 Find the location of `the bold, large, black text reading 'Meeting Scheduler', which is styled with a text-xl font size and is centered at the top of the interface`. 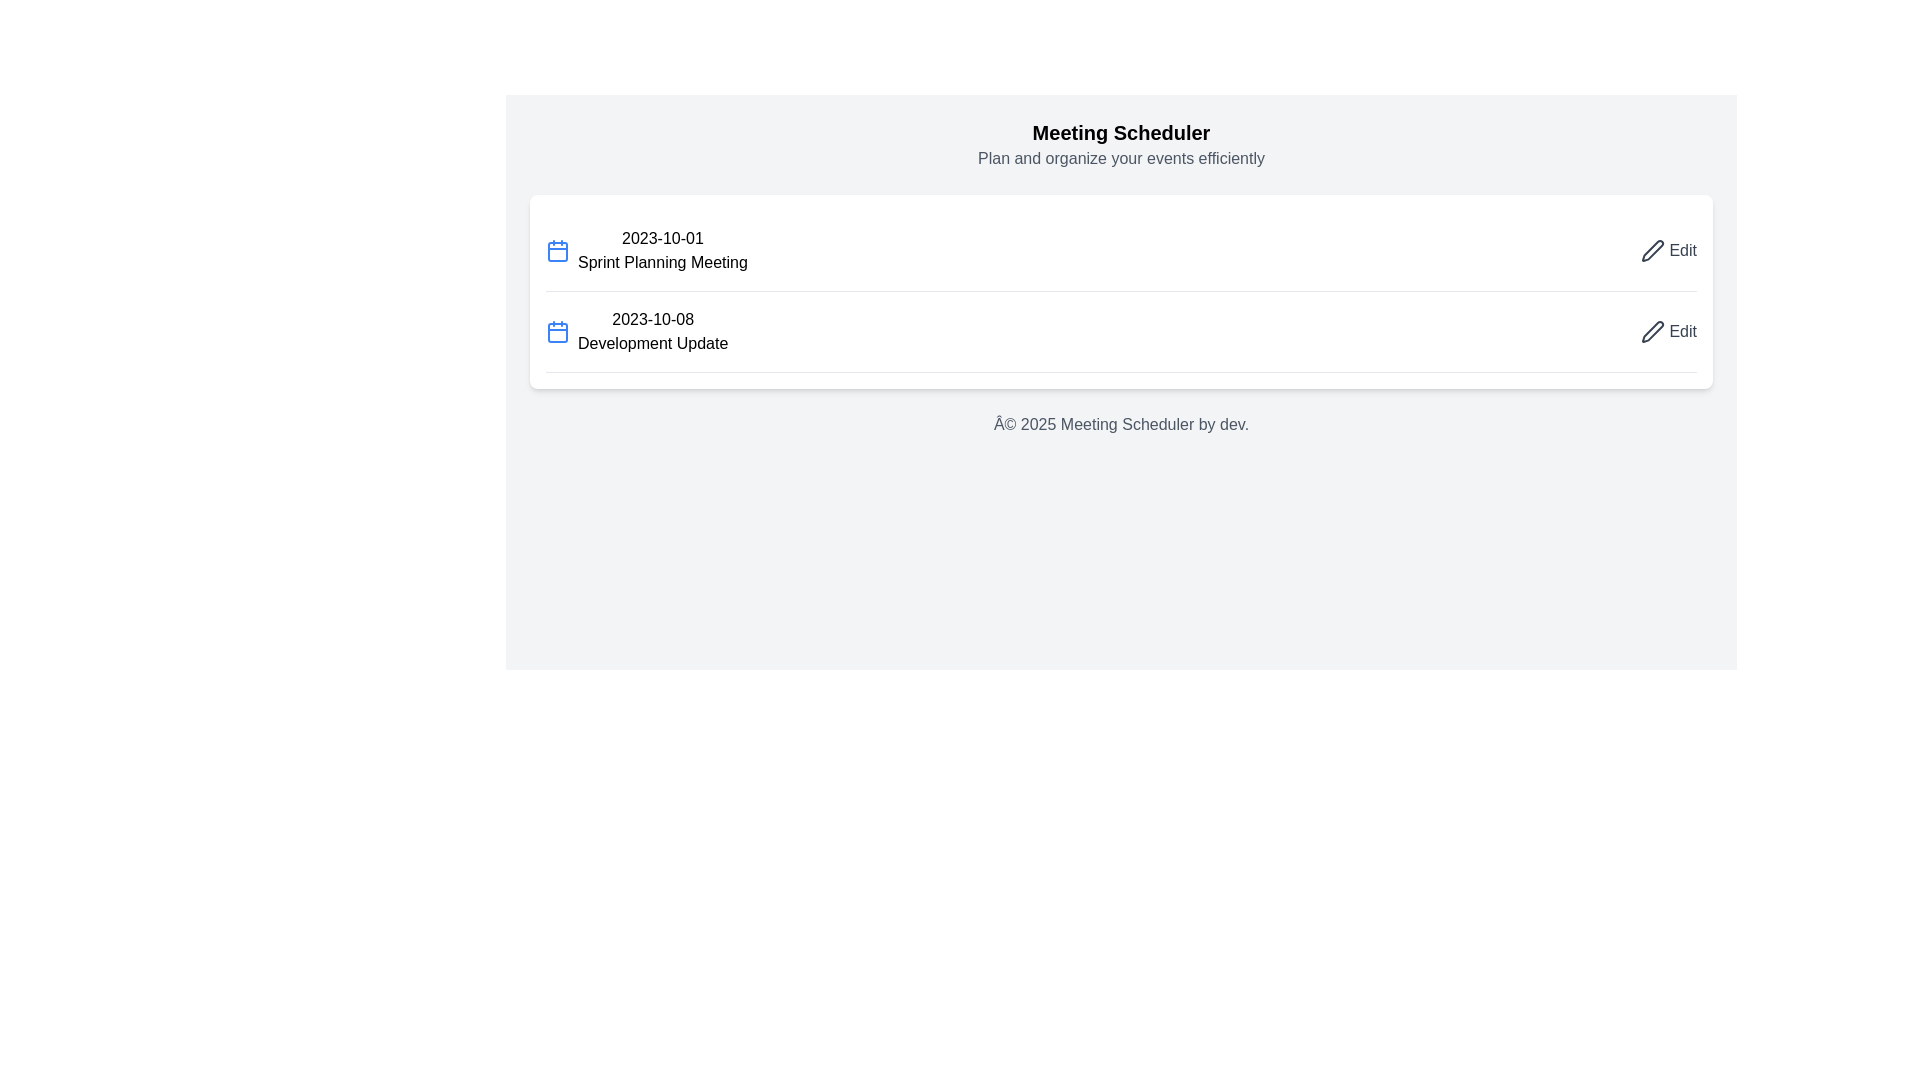

the bold, large, black text reading 'Meeting Scheduler', which is styled with a text-xl font size and is centered at the top of the interface is located at coordinates (1121, 132).